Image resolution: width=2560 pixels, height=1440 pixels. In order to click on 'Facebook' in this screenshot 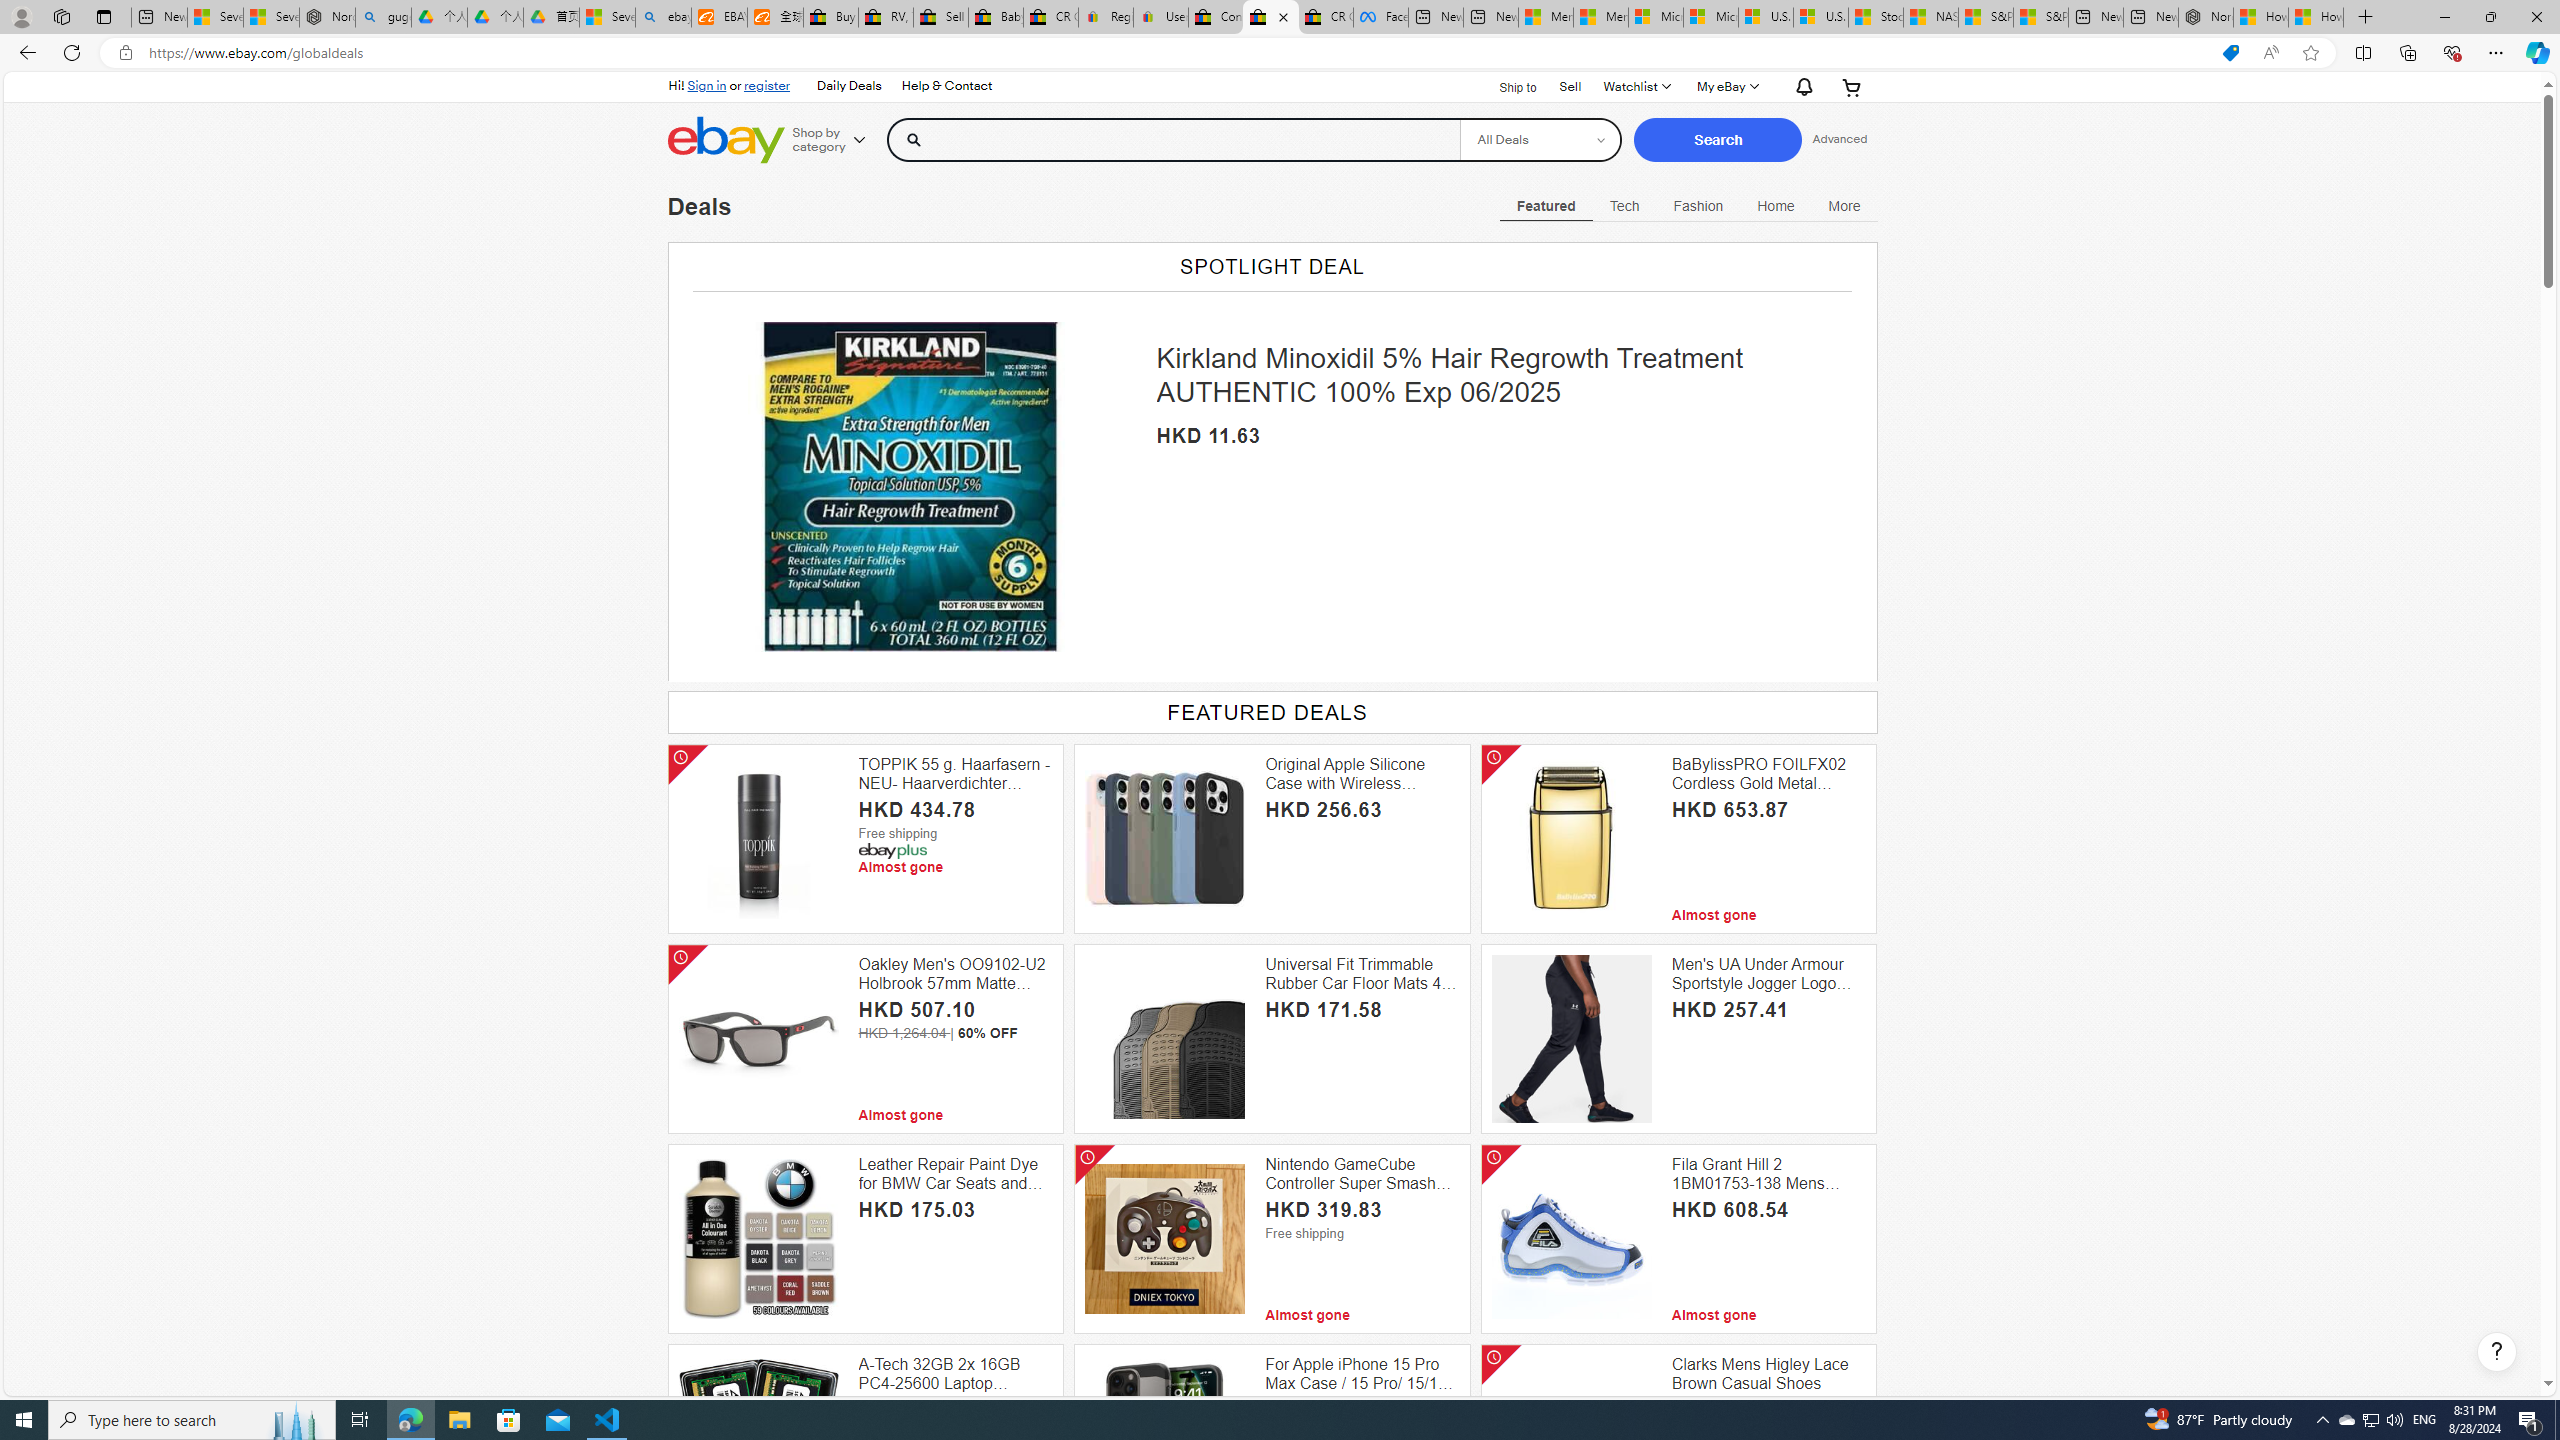, I will do `click(1381, 16)`.